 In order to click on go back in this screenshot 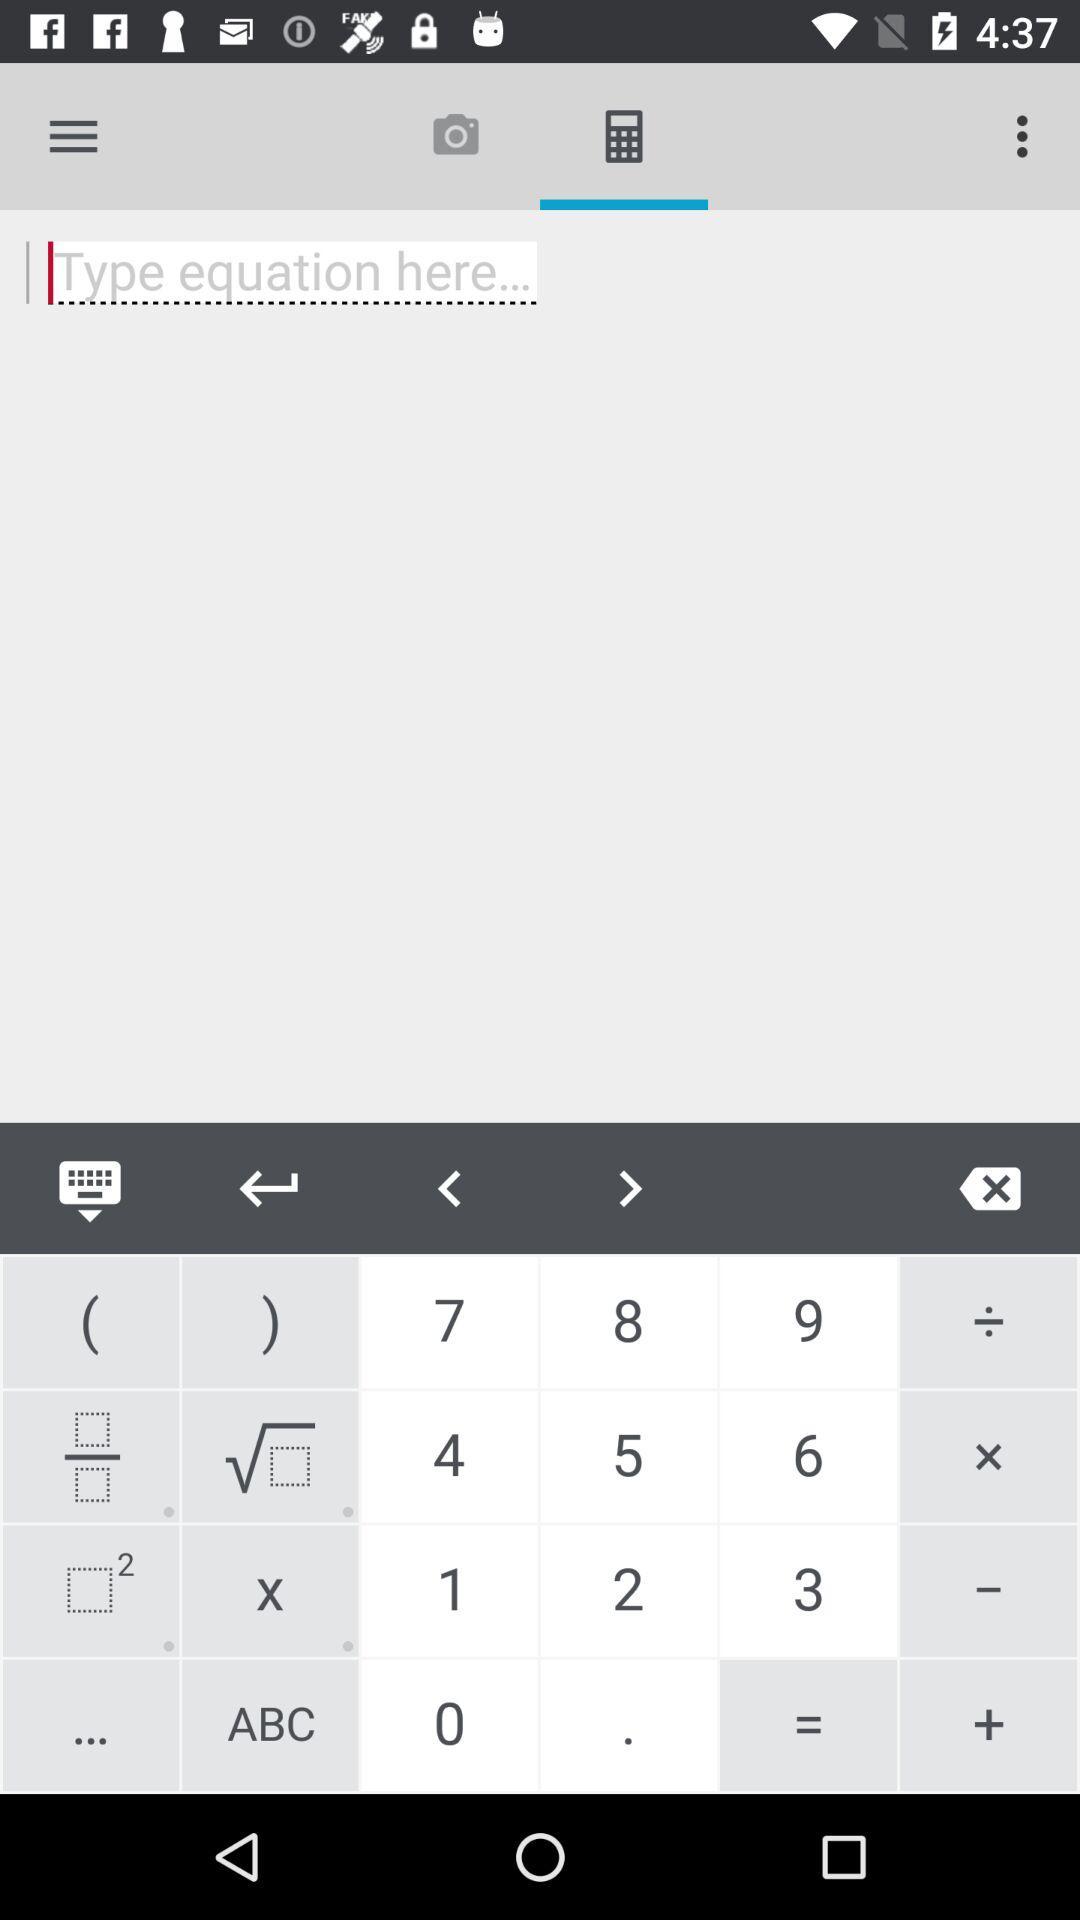, I will do `click(270, 1188)`.